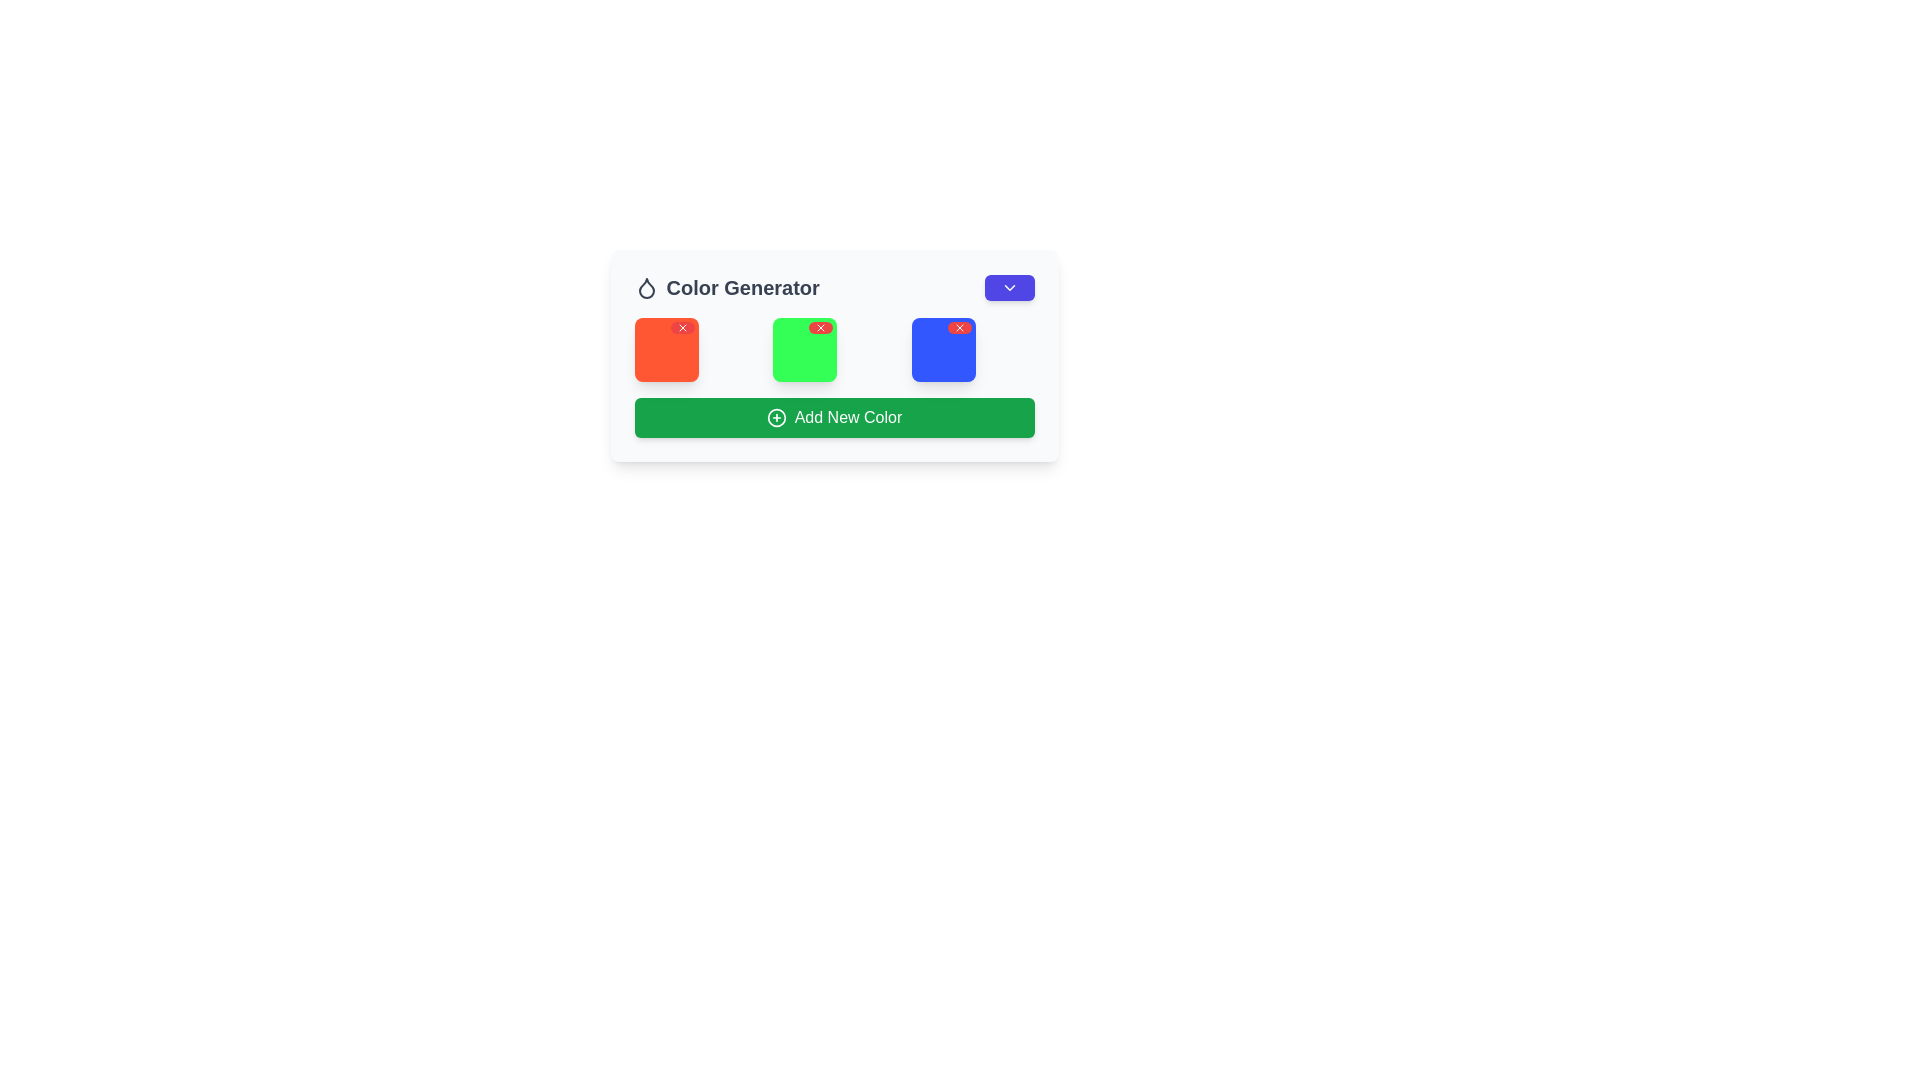  What do you see at coordinates (646, 288) in the screenshot?
I see `the droplet-shaped icon with a black outline located to the left of the 'Color Generator' text` at bounding box center [646, 288].